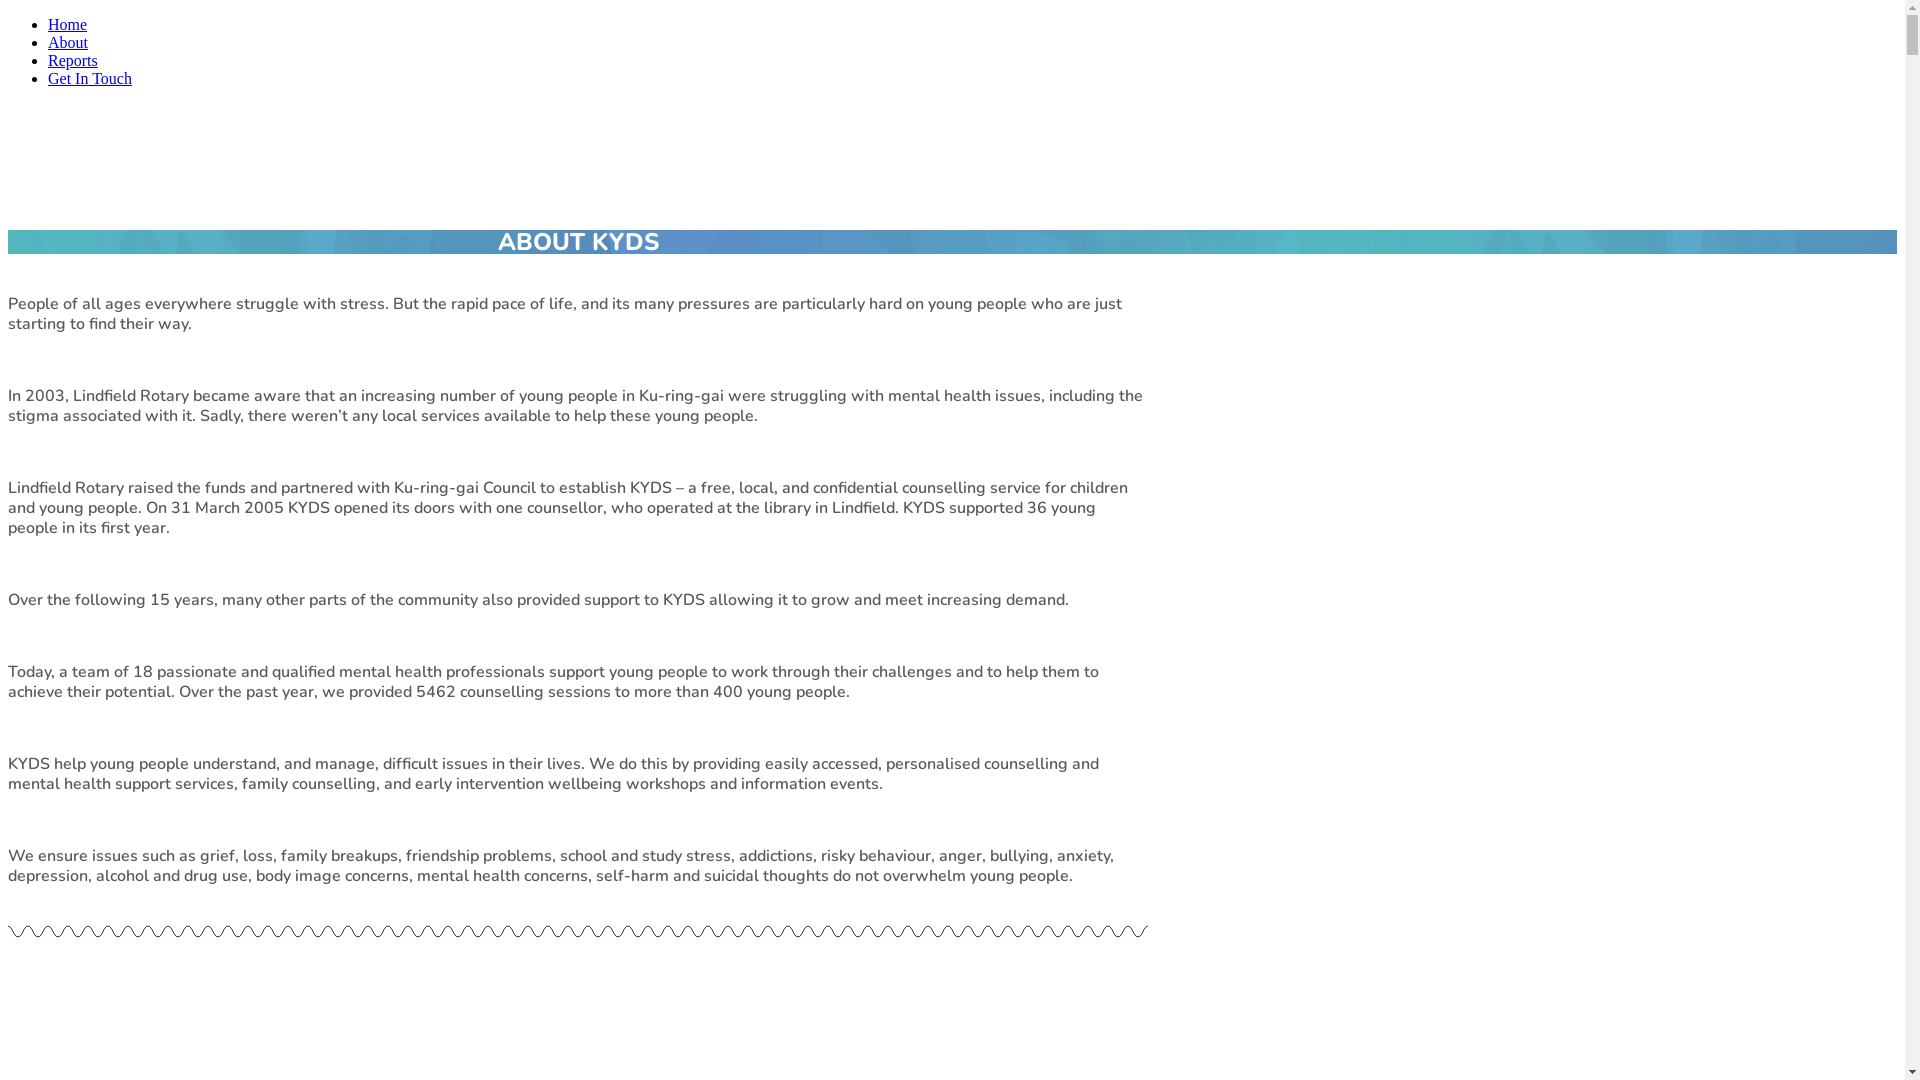 This screenshot has width=1920, height=1080. What do you see at coordinates (67, 24) in the screenshot?
I see `'Home'` at bounding box center [67, 24].